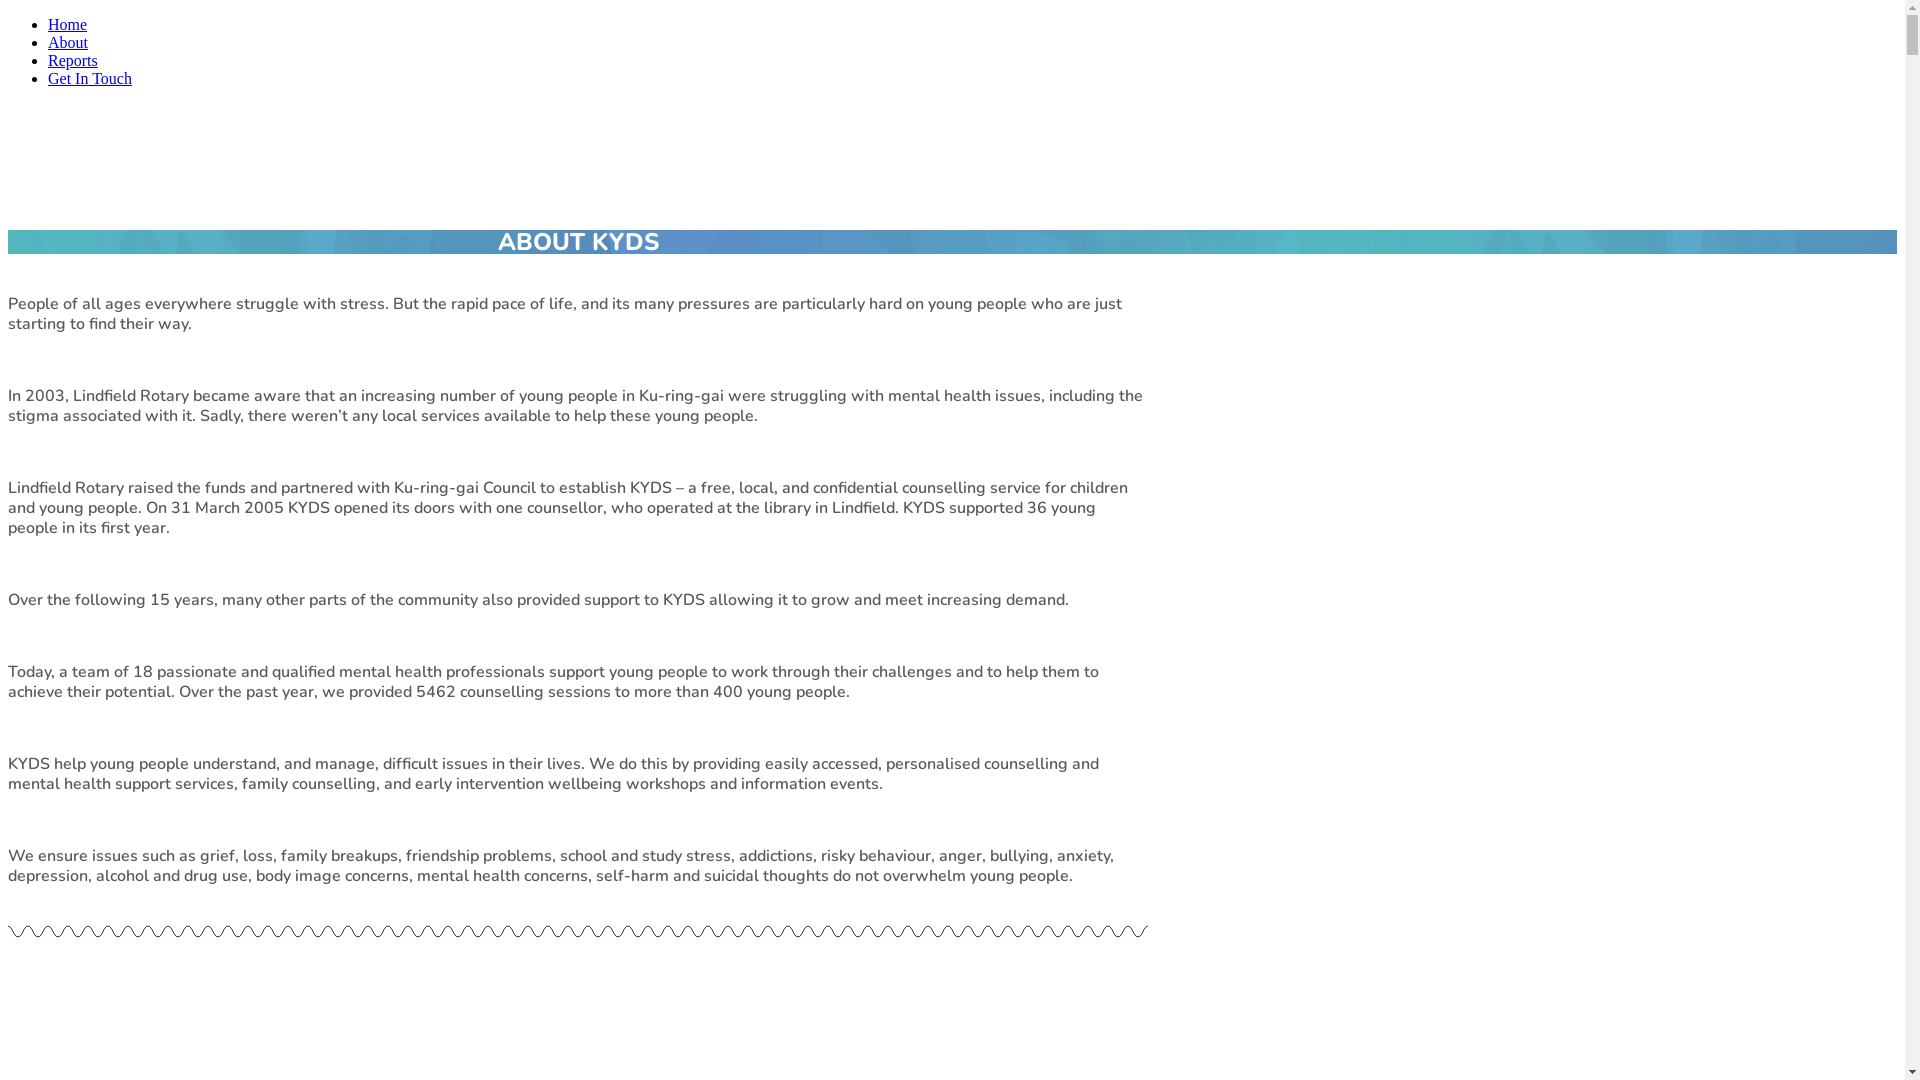 This screenshot has width=1920, height=1080. What do you see at coordinates (67, 24) in the screenshot?
I see `'Home'` at bounding box center [67, 24].